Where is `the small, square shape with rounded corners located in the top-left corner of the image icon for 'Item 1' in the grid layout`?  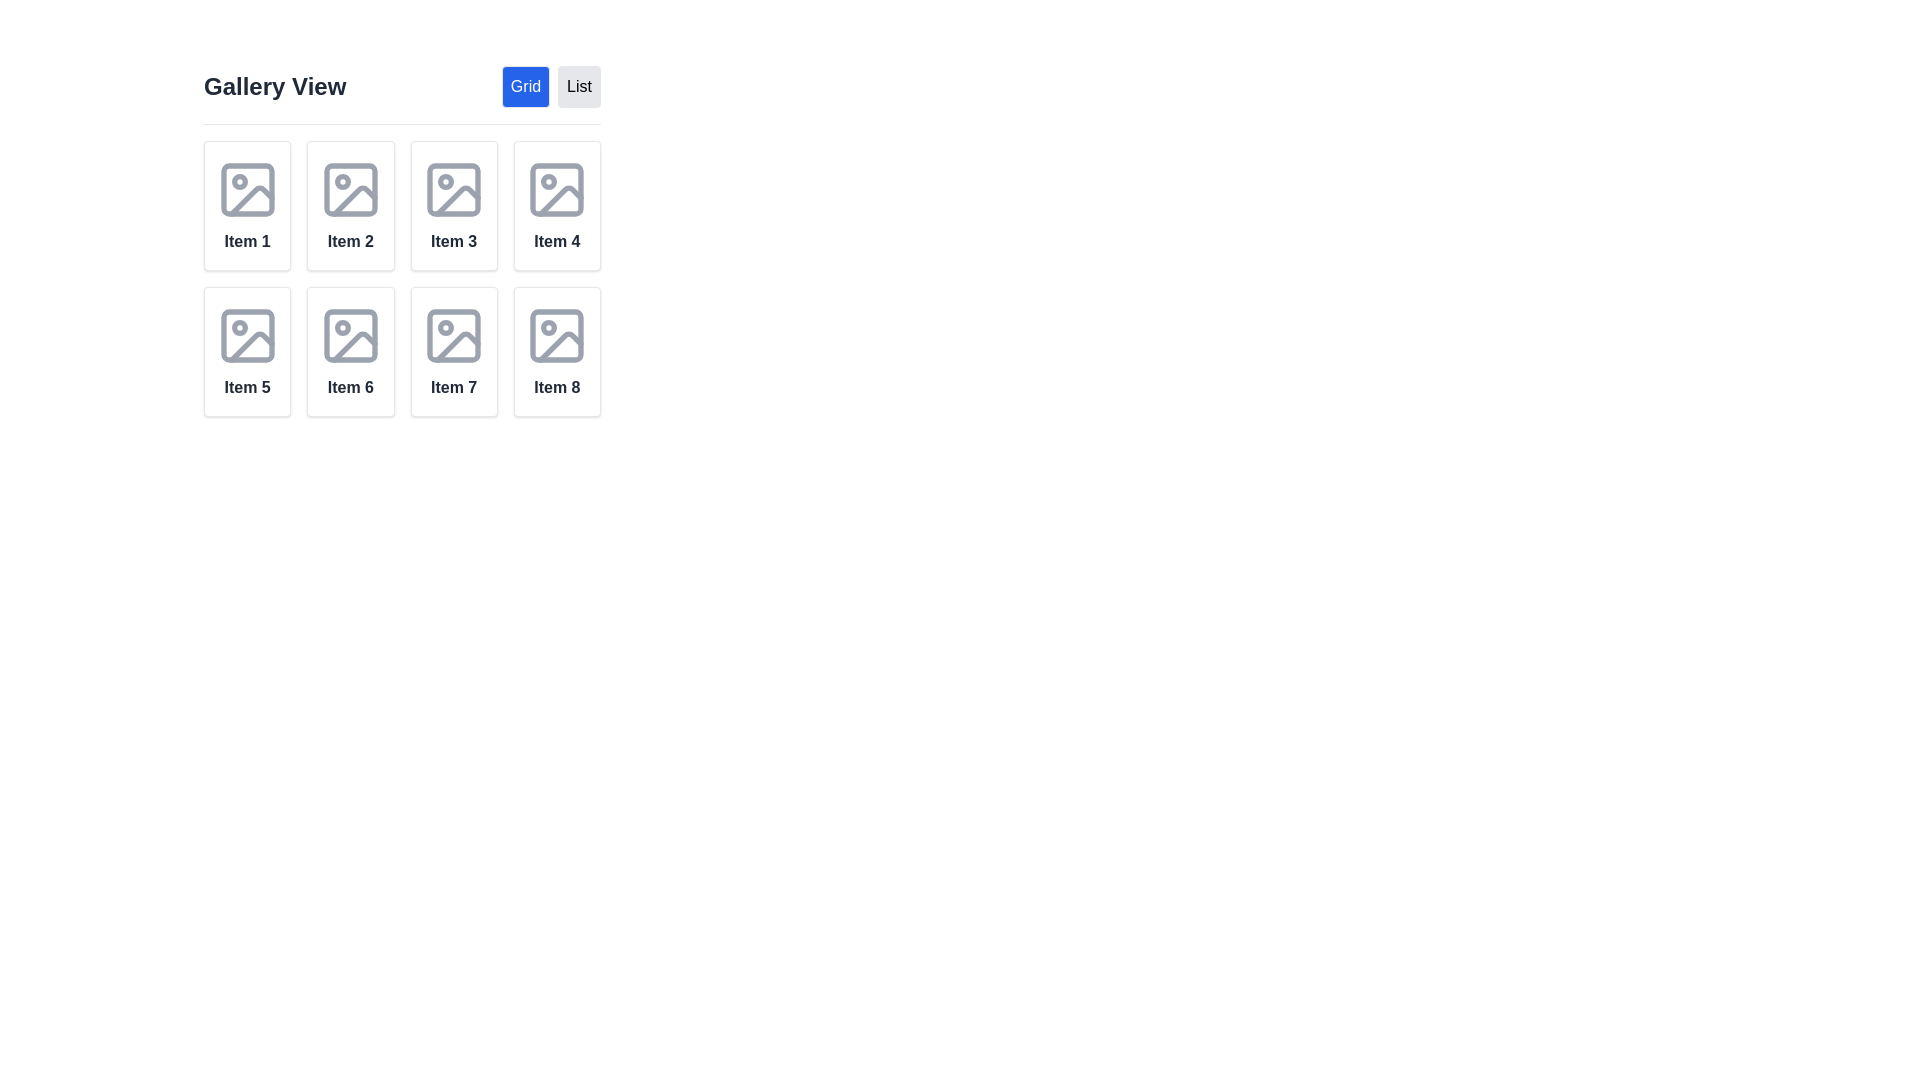
the small, square shape with rounded corners located in the top-left corner of the image icon for 'Item 1' in the grid layout is located at coordinates (246, 189).